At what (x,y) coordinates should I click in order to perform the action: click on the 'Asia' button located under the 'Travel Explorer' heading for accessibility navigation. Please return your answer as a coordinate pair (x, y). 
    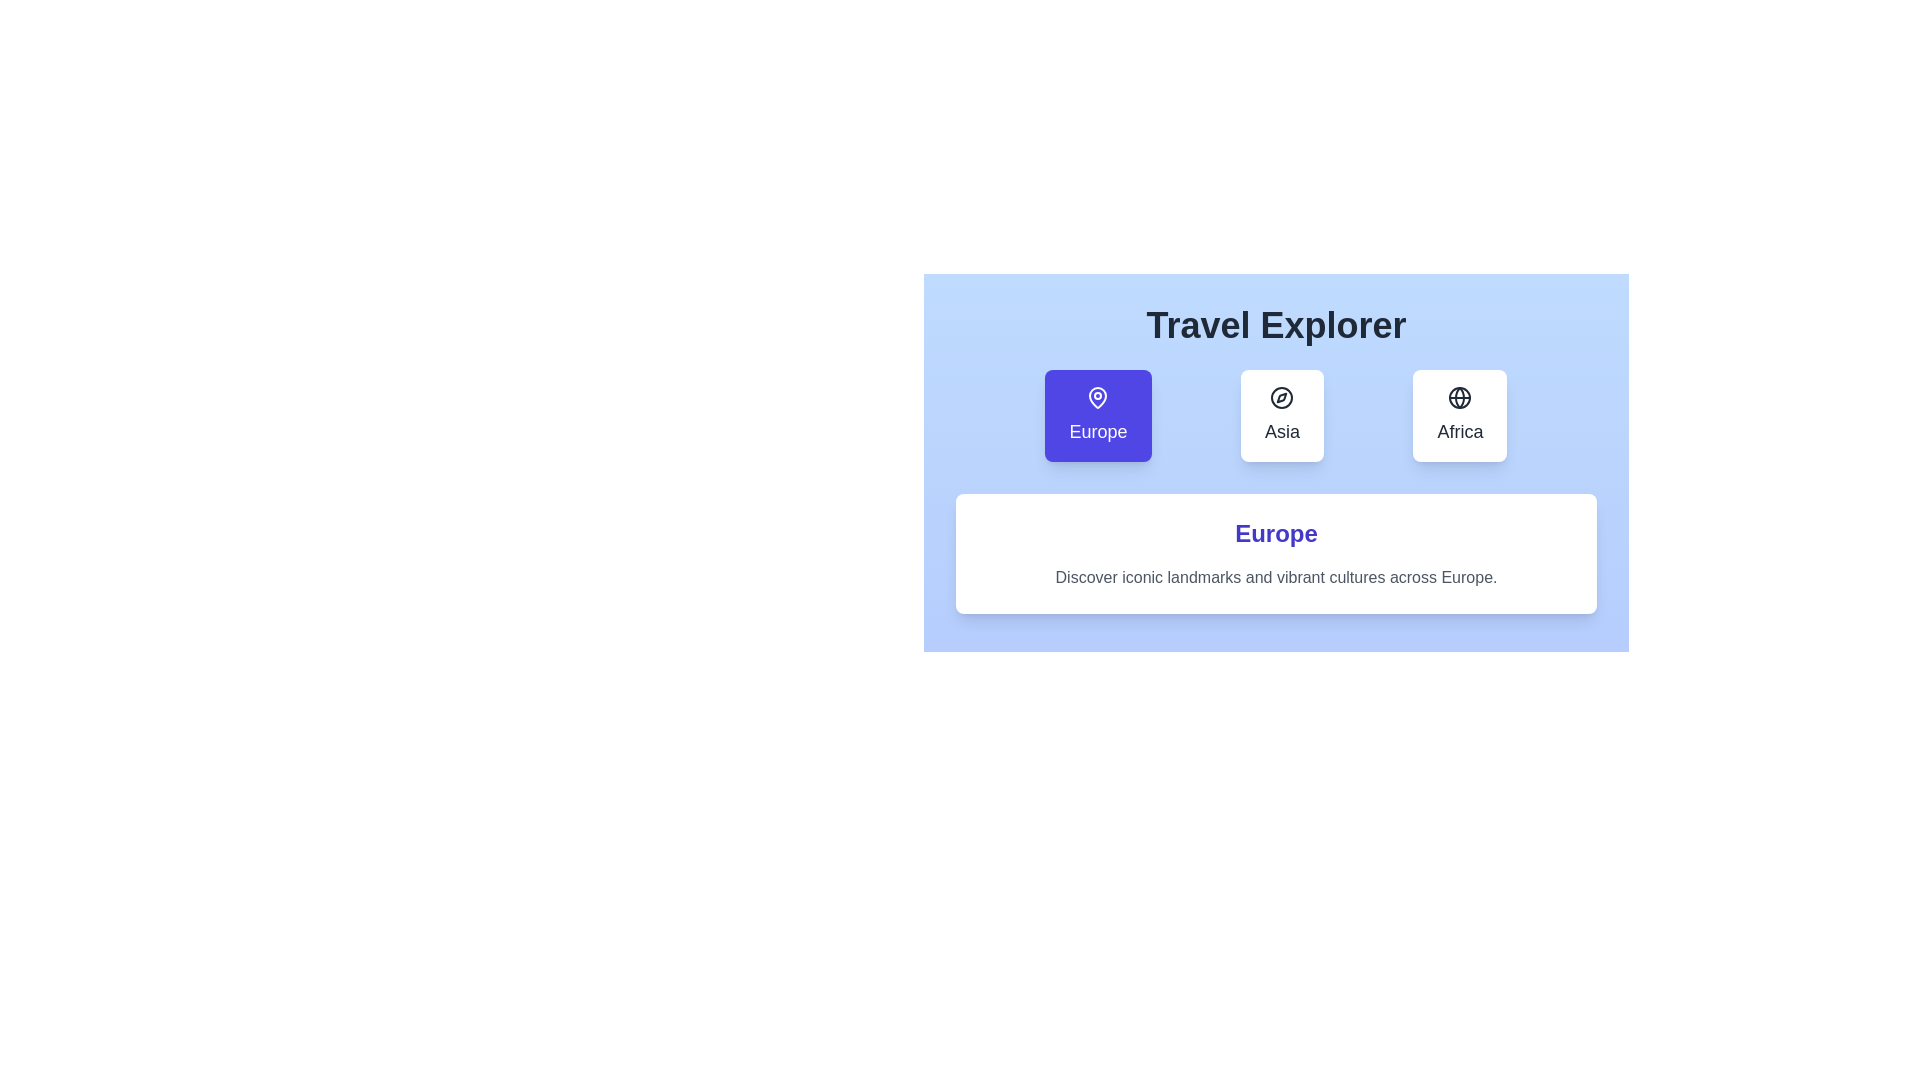
    Looking at the image, I should click on (1275, 451).